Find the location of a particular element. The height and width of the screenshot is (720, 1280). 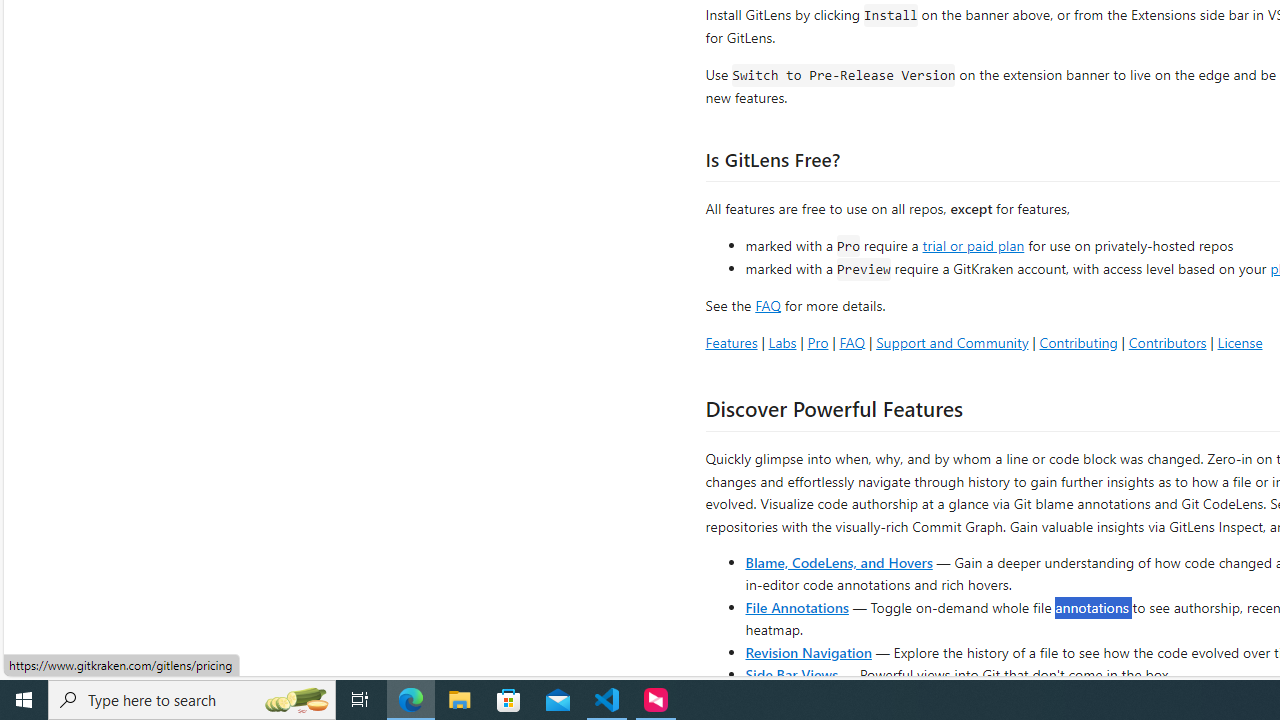

'Features' is located at coordinates (730, 341).